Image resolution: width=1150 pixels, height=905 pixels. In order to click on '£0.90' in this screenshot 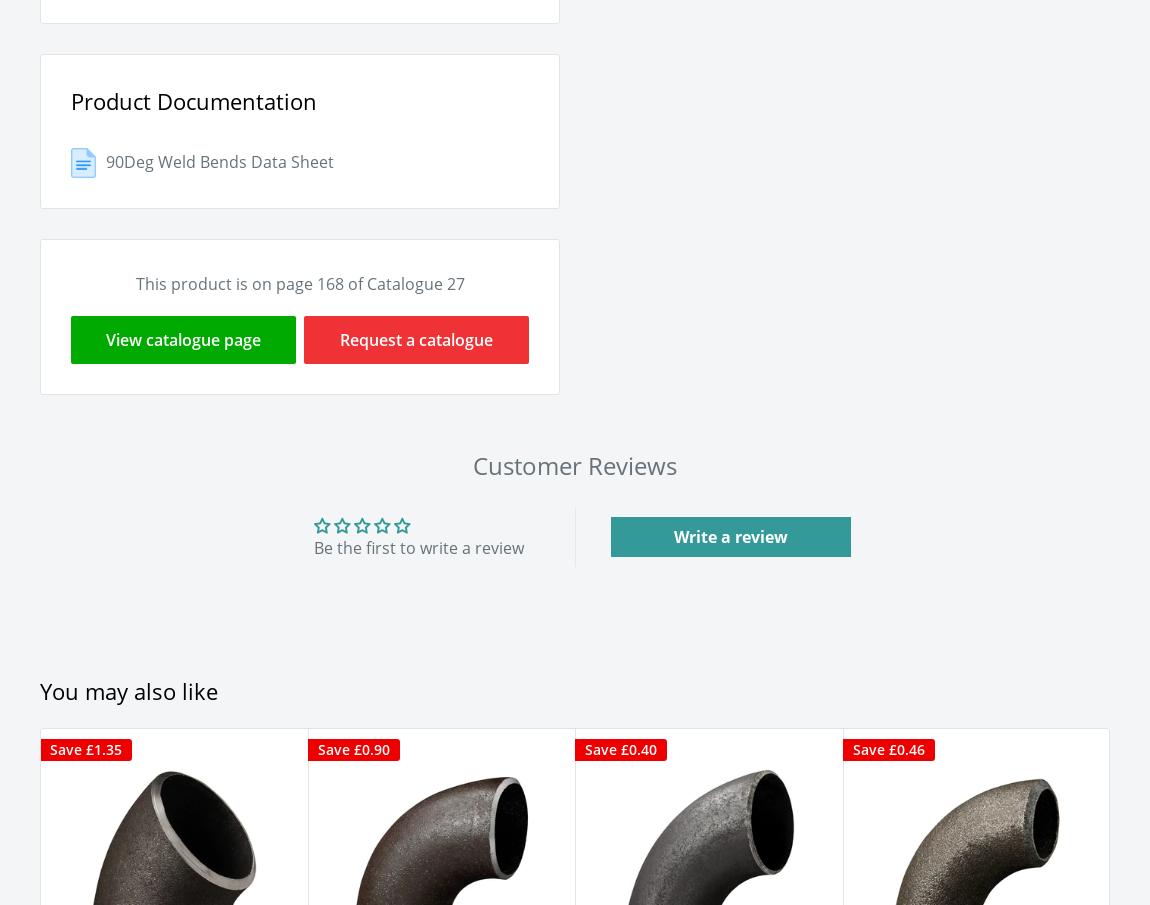, I will do `click(370, 747)`.